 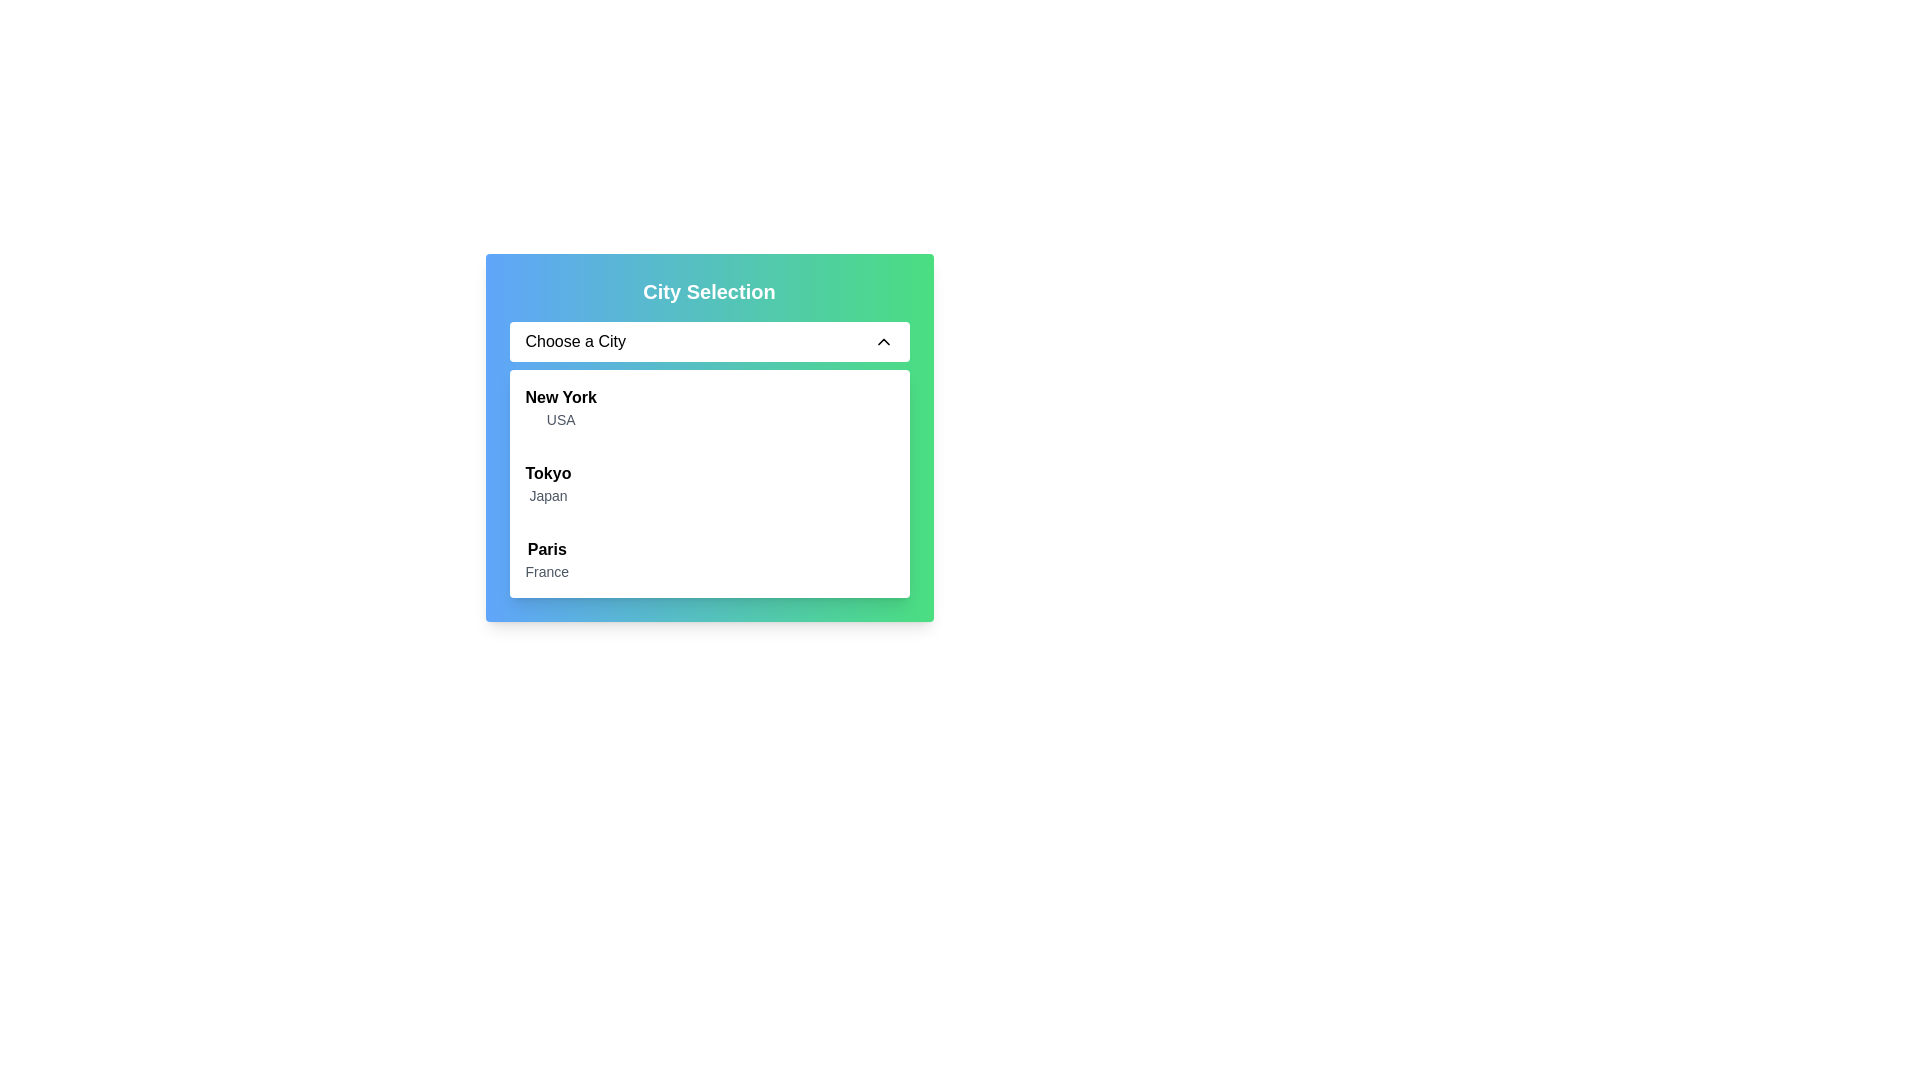 What do you see at coordinates (548, 474) in the screenshot?
I see `text label that displays the name of a city in the dropdown selection menu, positioned above 'Japan' and below 'New York' and 'USA'` at bounding box center [548, 474].